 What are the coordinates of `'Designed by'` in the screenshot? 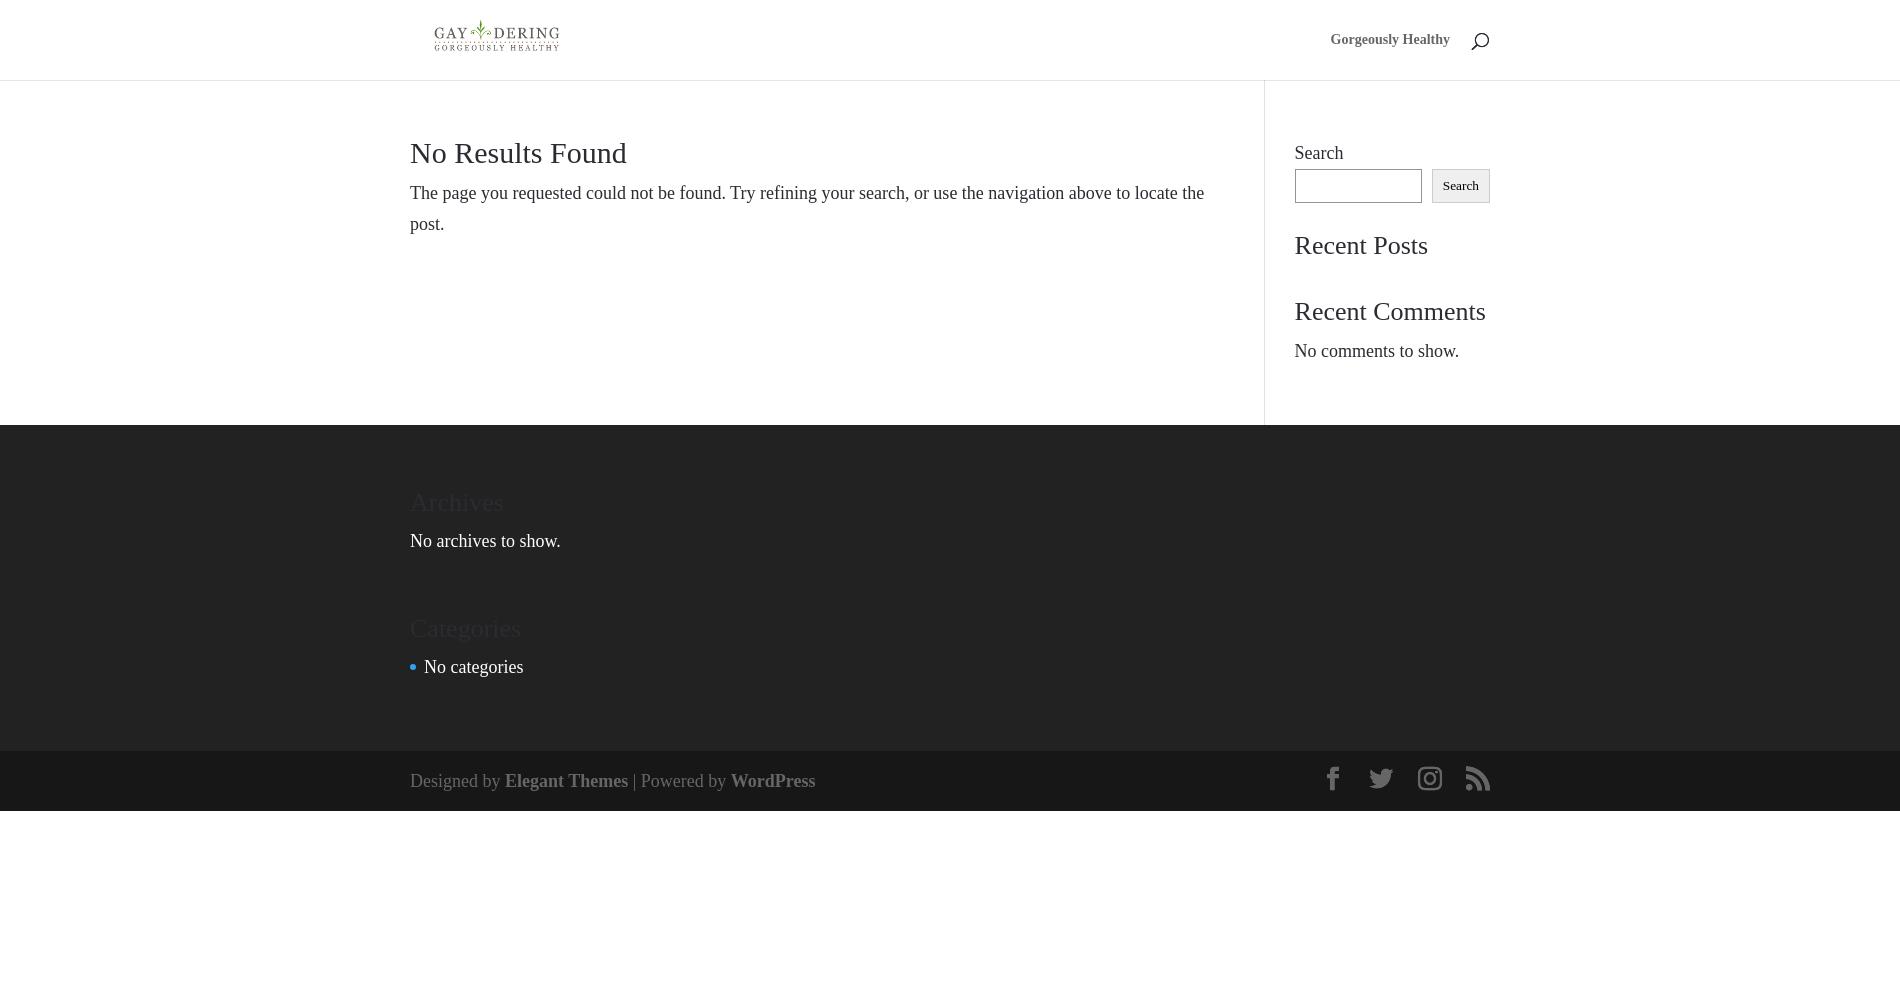 It's located at (455, 780).